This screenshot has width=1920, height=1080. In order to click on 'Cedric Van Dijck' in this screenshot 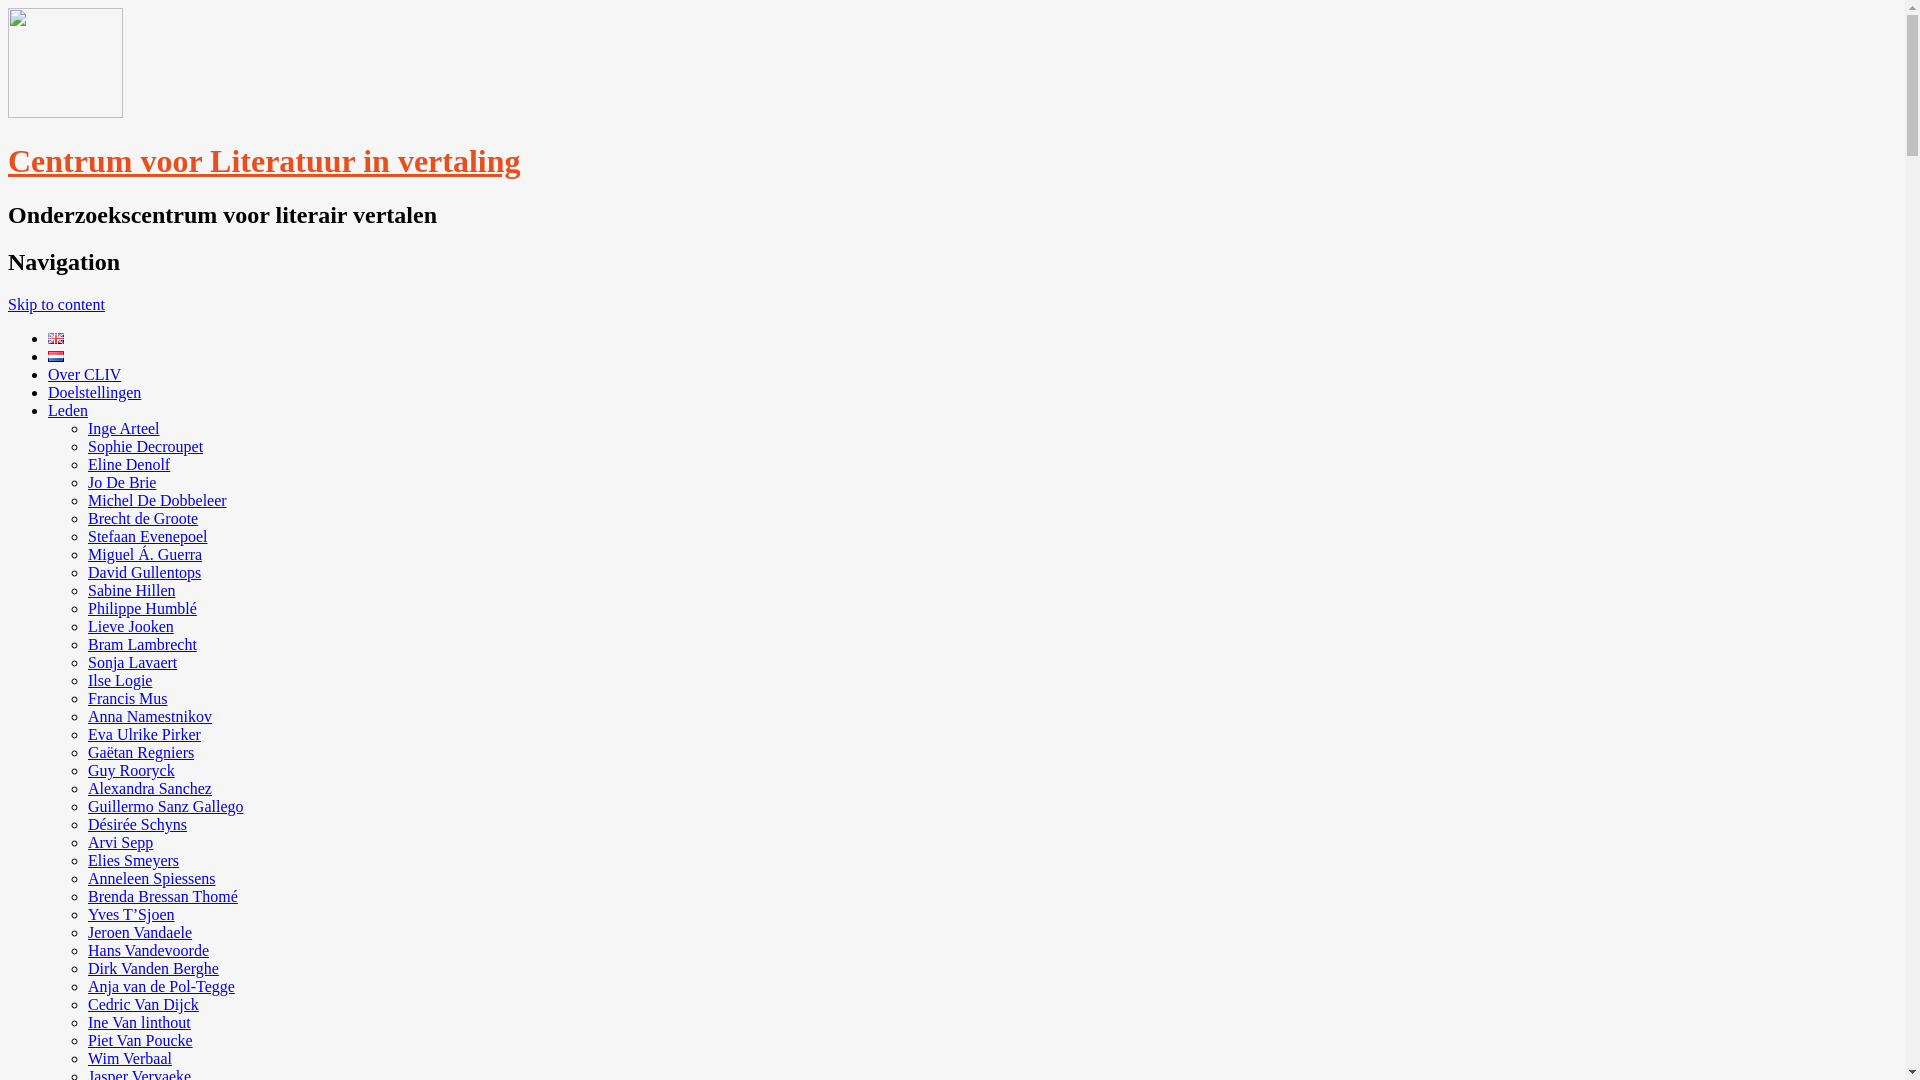, I will do `click(86, 1004)`.